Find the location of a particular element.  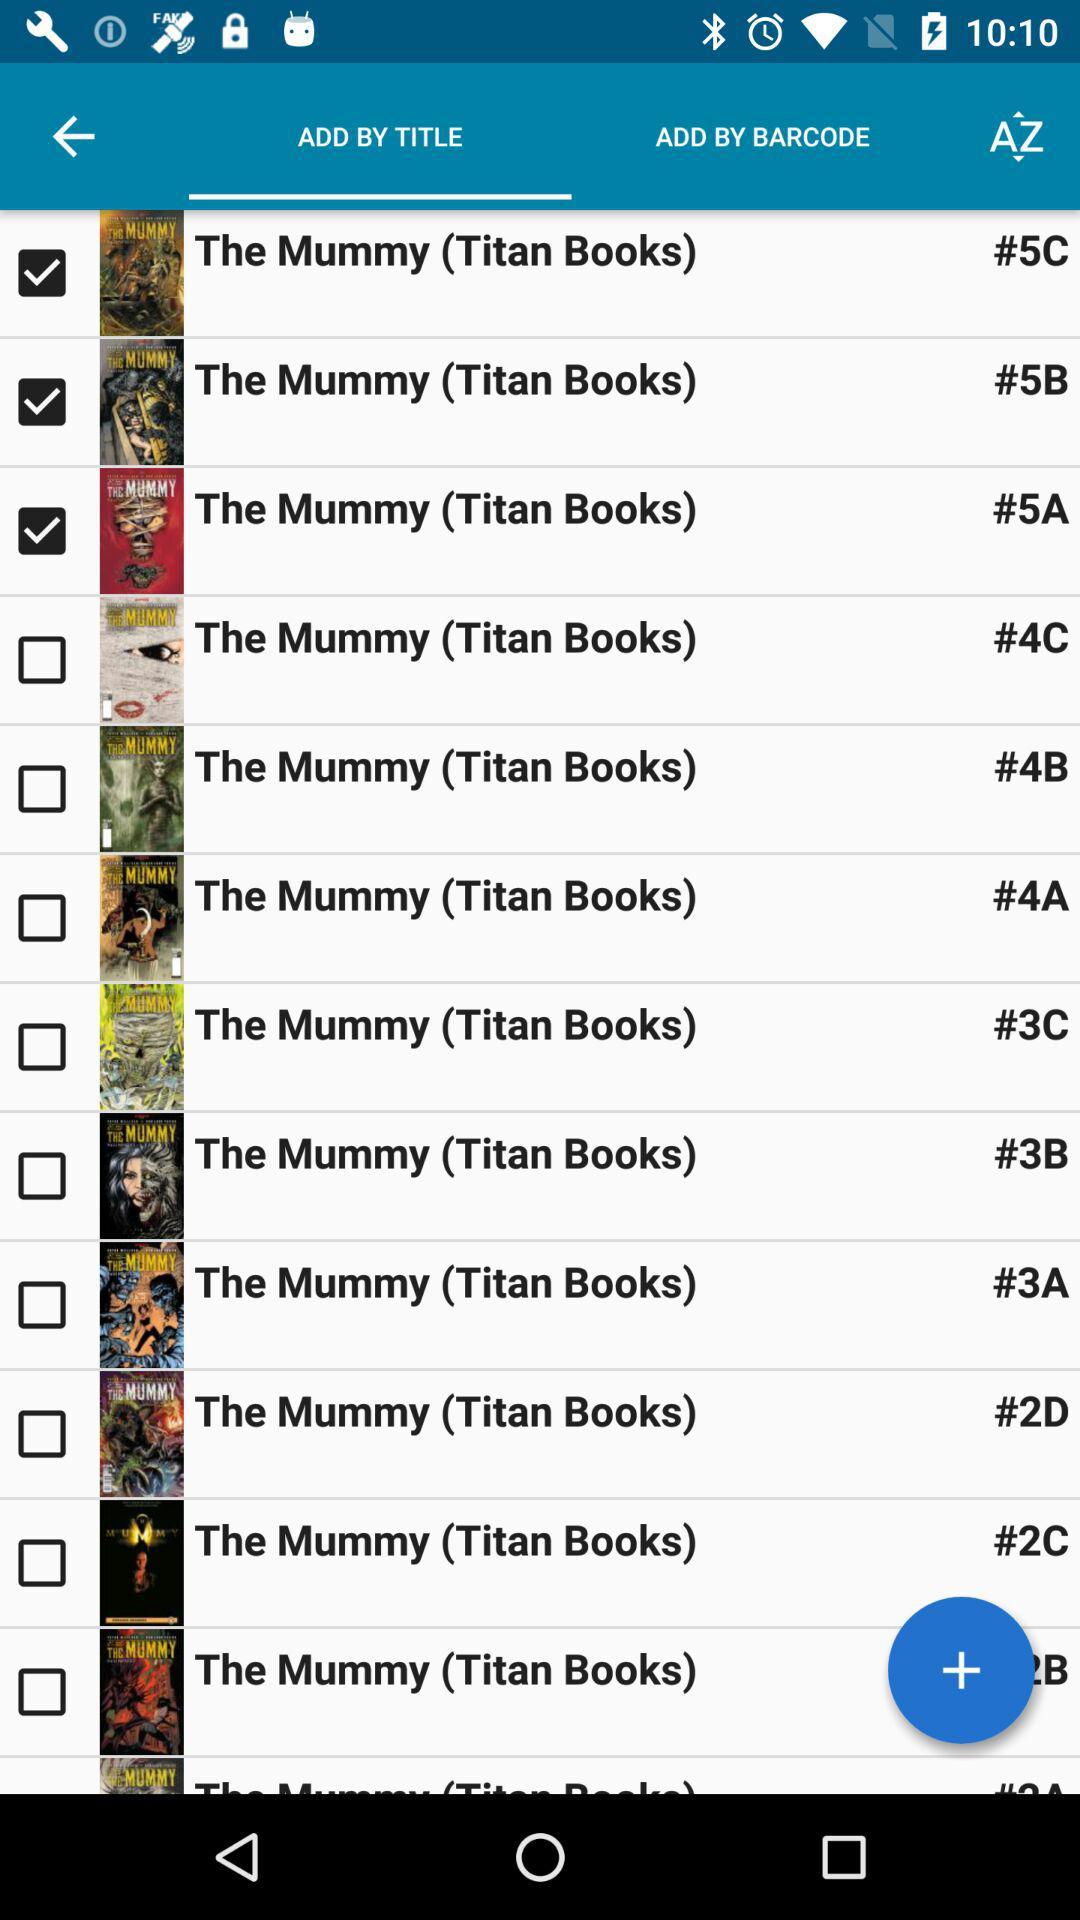

book button is located at coordinates (48, 1690).